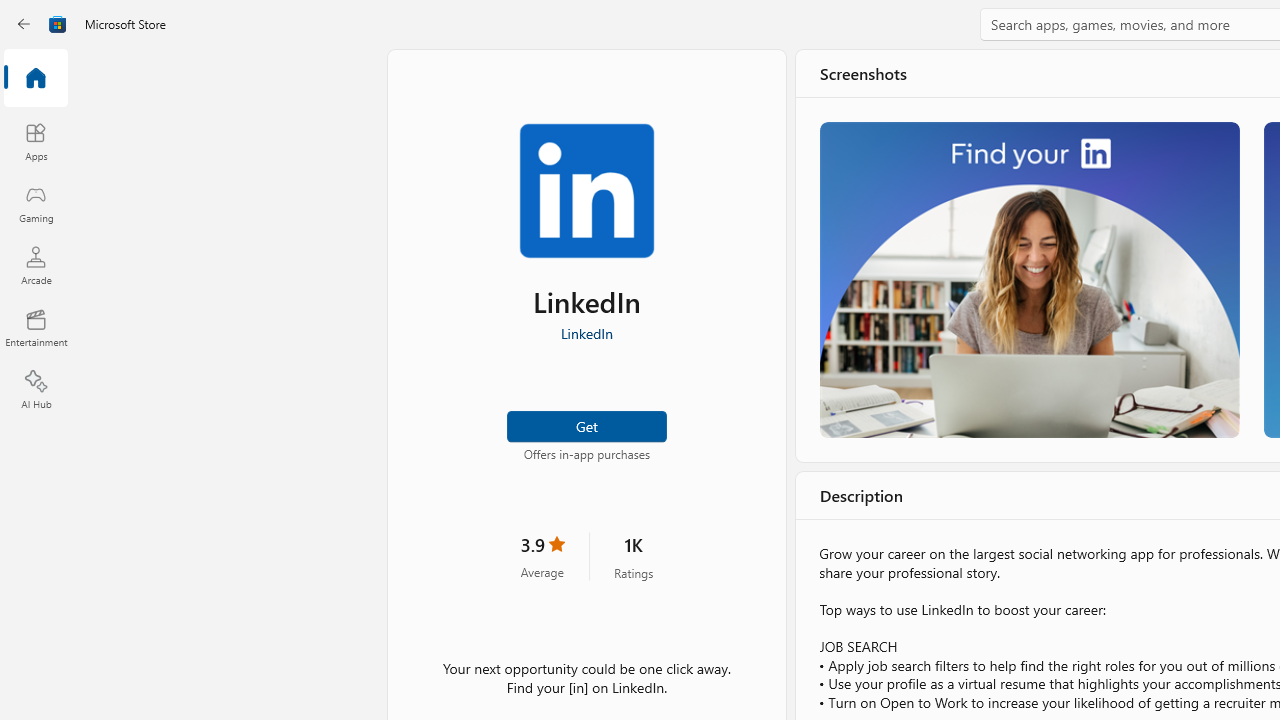 The width and height of the screenshot is (1280, 720). What do you see at coordinates (542, 556) in the screenshot?
I see `'3.9 stars. Click to skip to ratings and reviews'` at bounding box center [542, 556].